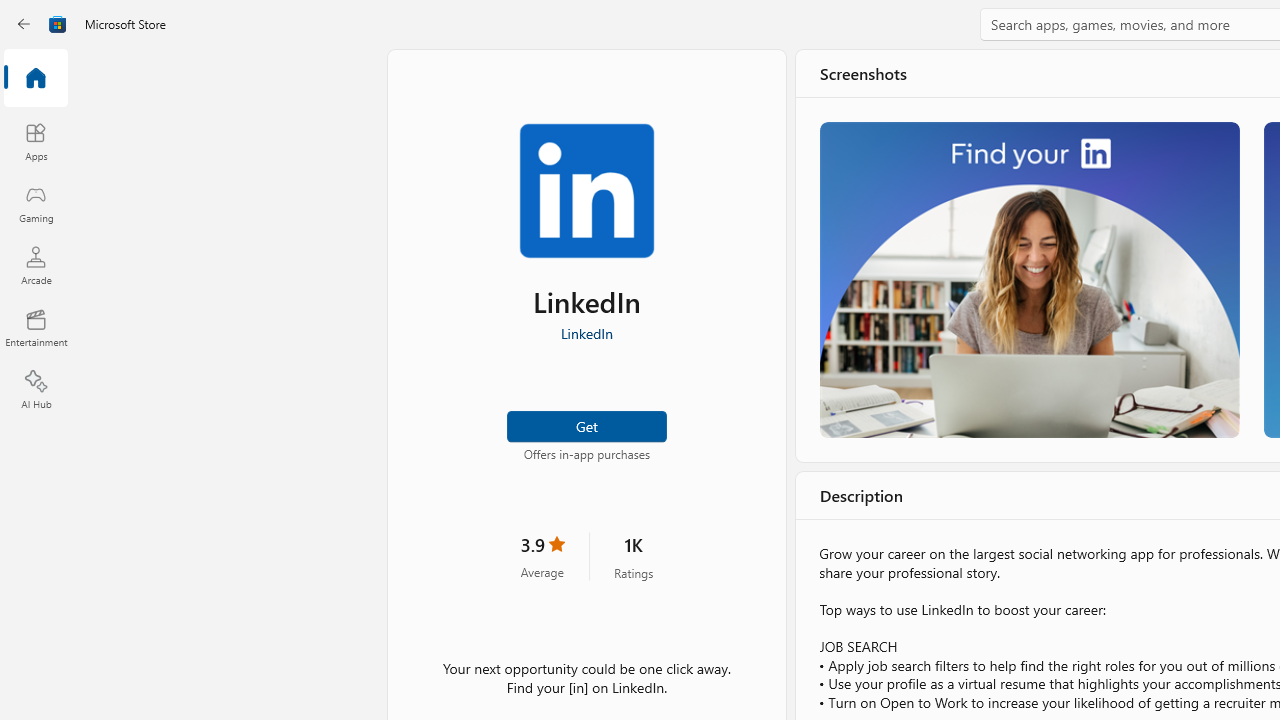 The width and height of the screenshot is (1280, 720). What do you see at coordinates (542, 556) in the screenshot?
I see `'3.9 stars. Click to skip to ratings and reviews'` at bounding box center [542, 556].